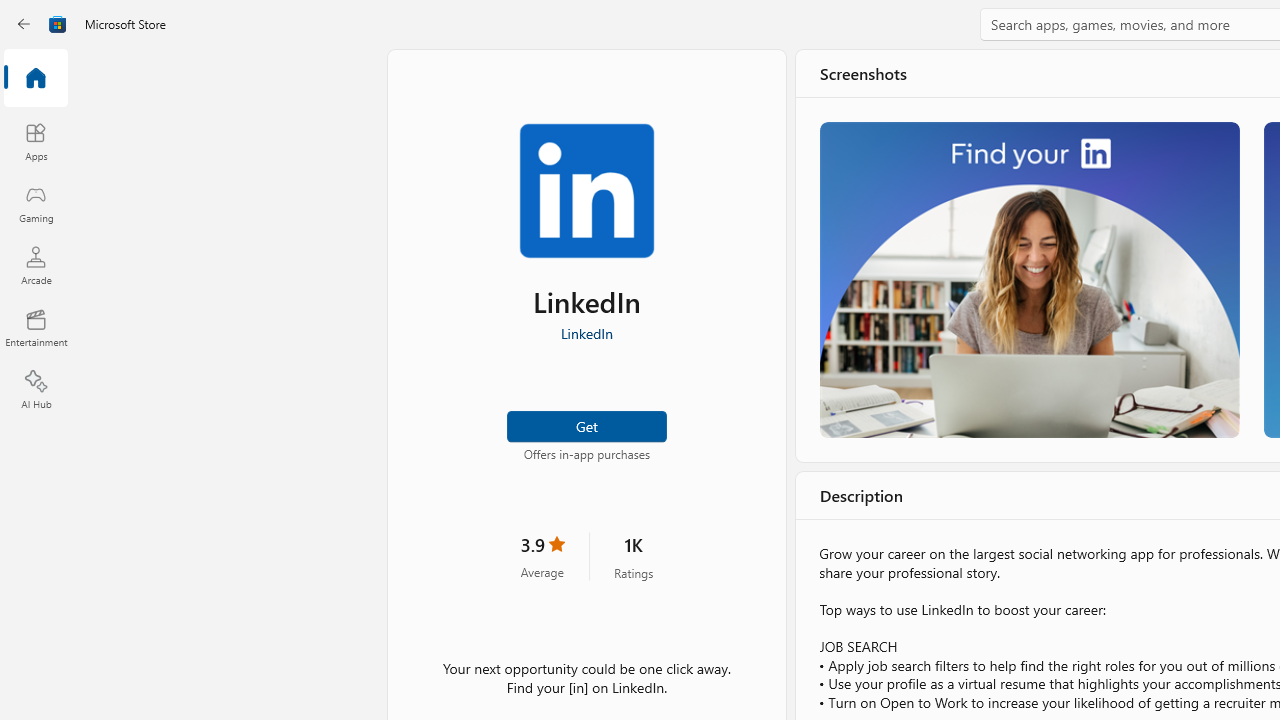 The width and height of the screenshot is (1280, 720). What do you see at coordinates (542, 556) in the screenshot?
I see `'3.9 stars. Click to skip to ratings and reviews'` at bounding box center [542, 556].